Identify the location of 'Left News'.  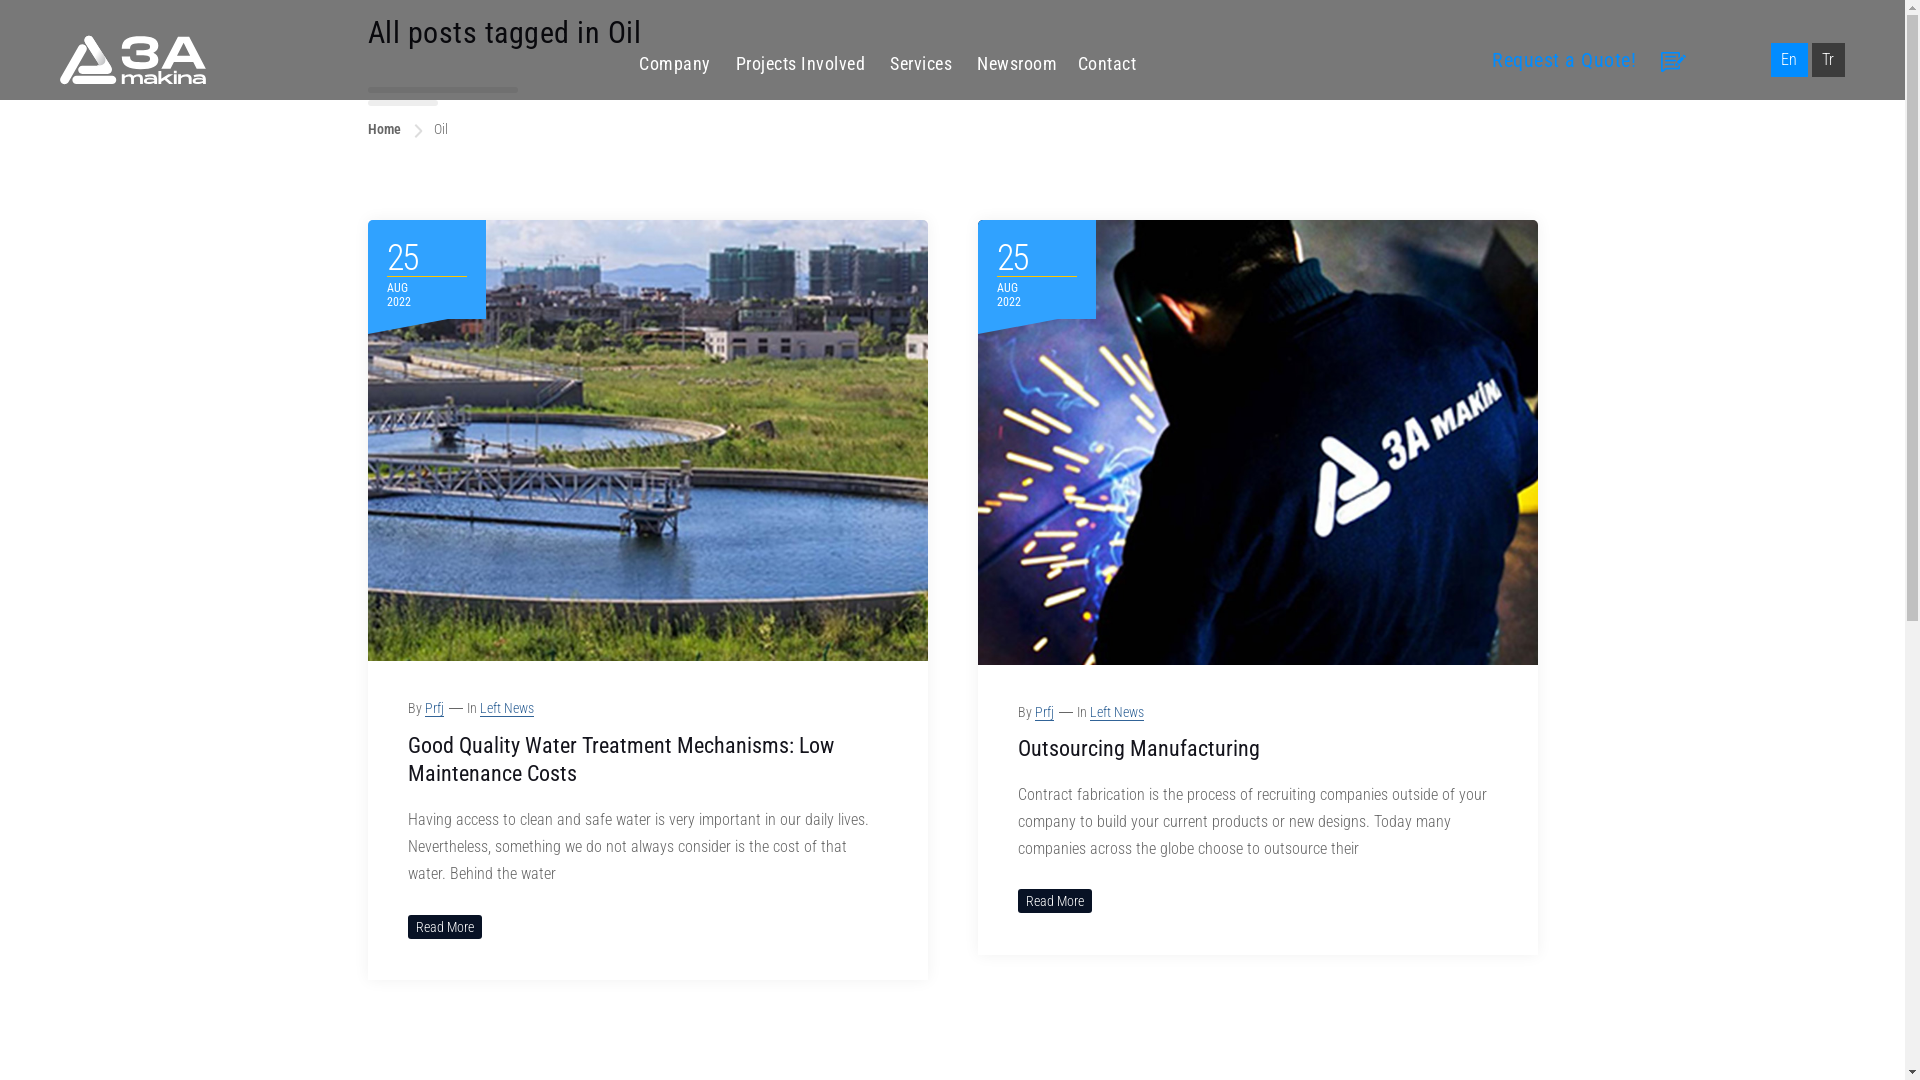
(1116, 711).